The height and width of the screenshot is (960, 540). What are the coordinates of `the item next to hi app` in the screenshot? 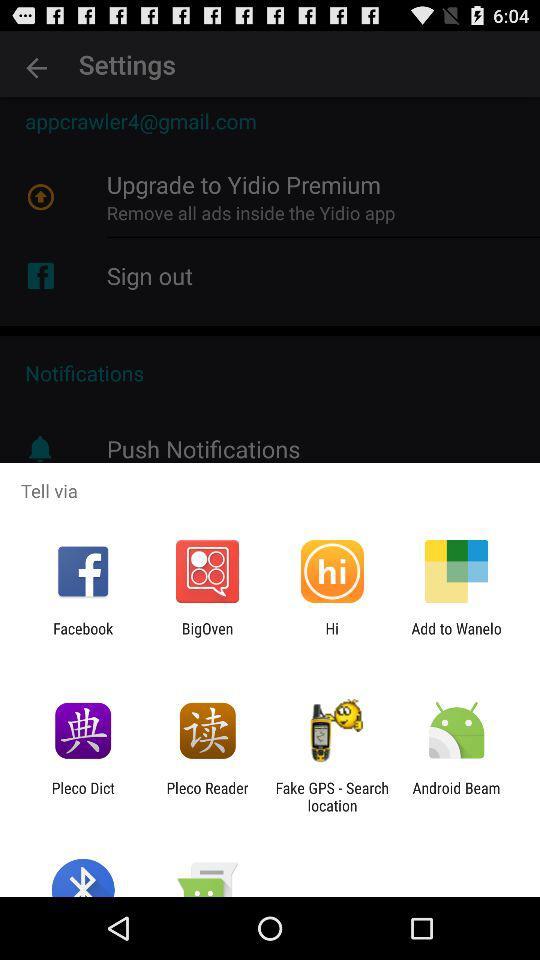 It's located at (456, 636).